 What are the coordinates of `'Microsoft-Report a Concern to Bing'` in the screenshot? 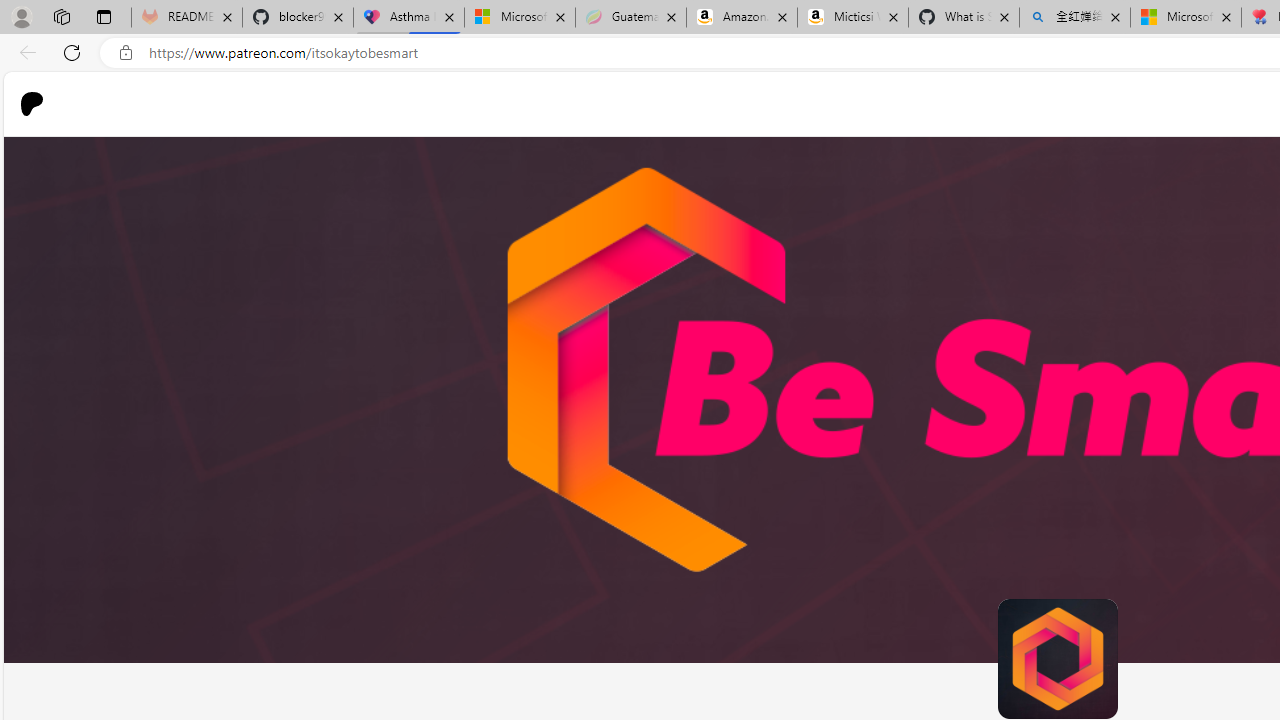 It's located at (519, 17).